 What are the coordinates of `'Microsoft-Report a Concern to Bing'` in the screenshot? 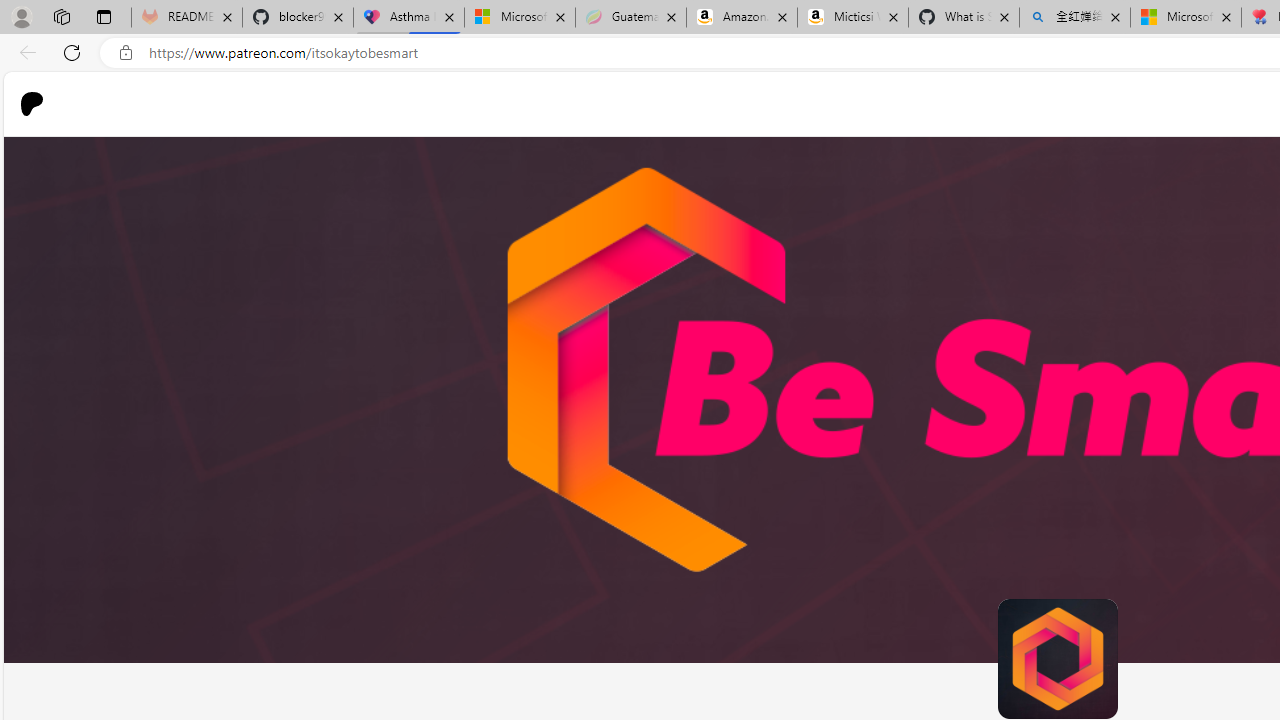 It's located at (519, 17).